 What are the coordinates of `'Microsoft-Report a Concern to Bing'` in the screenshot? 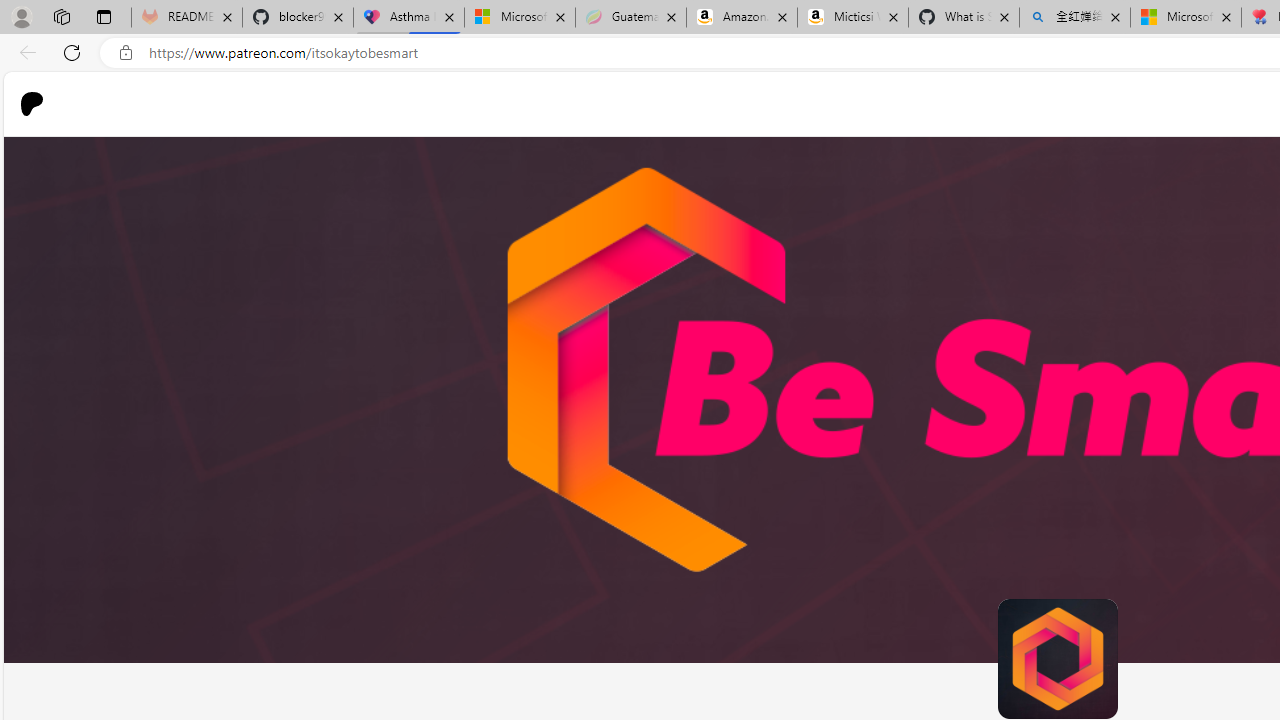 It's located at (519, 17).